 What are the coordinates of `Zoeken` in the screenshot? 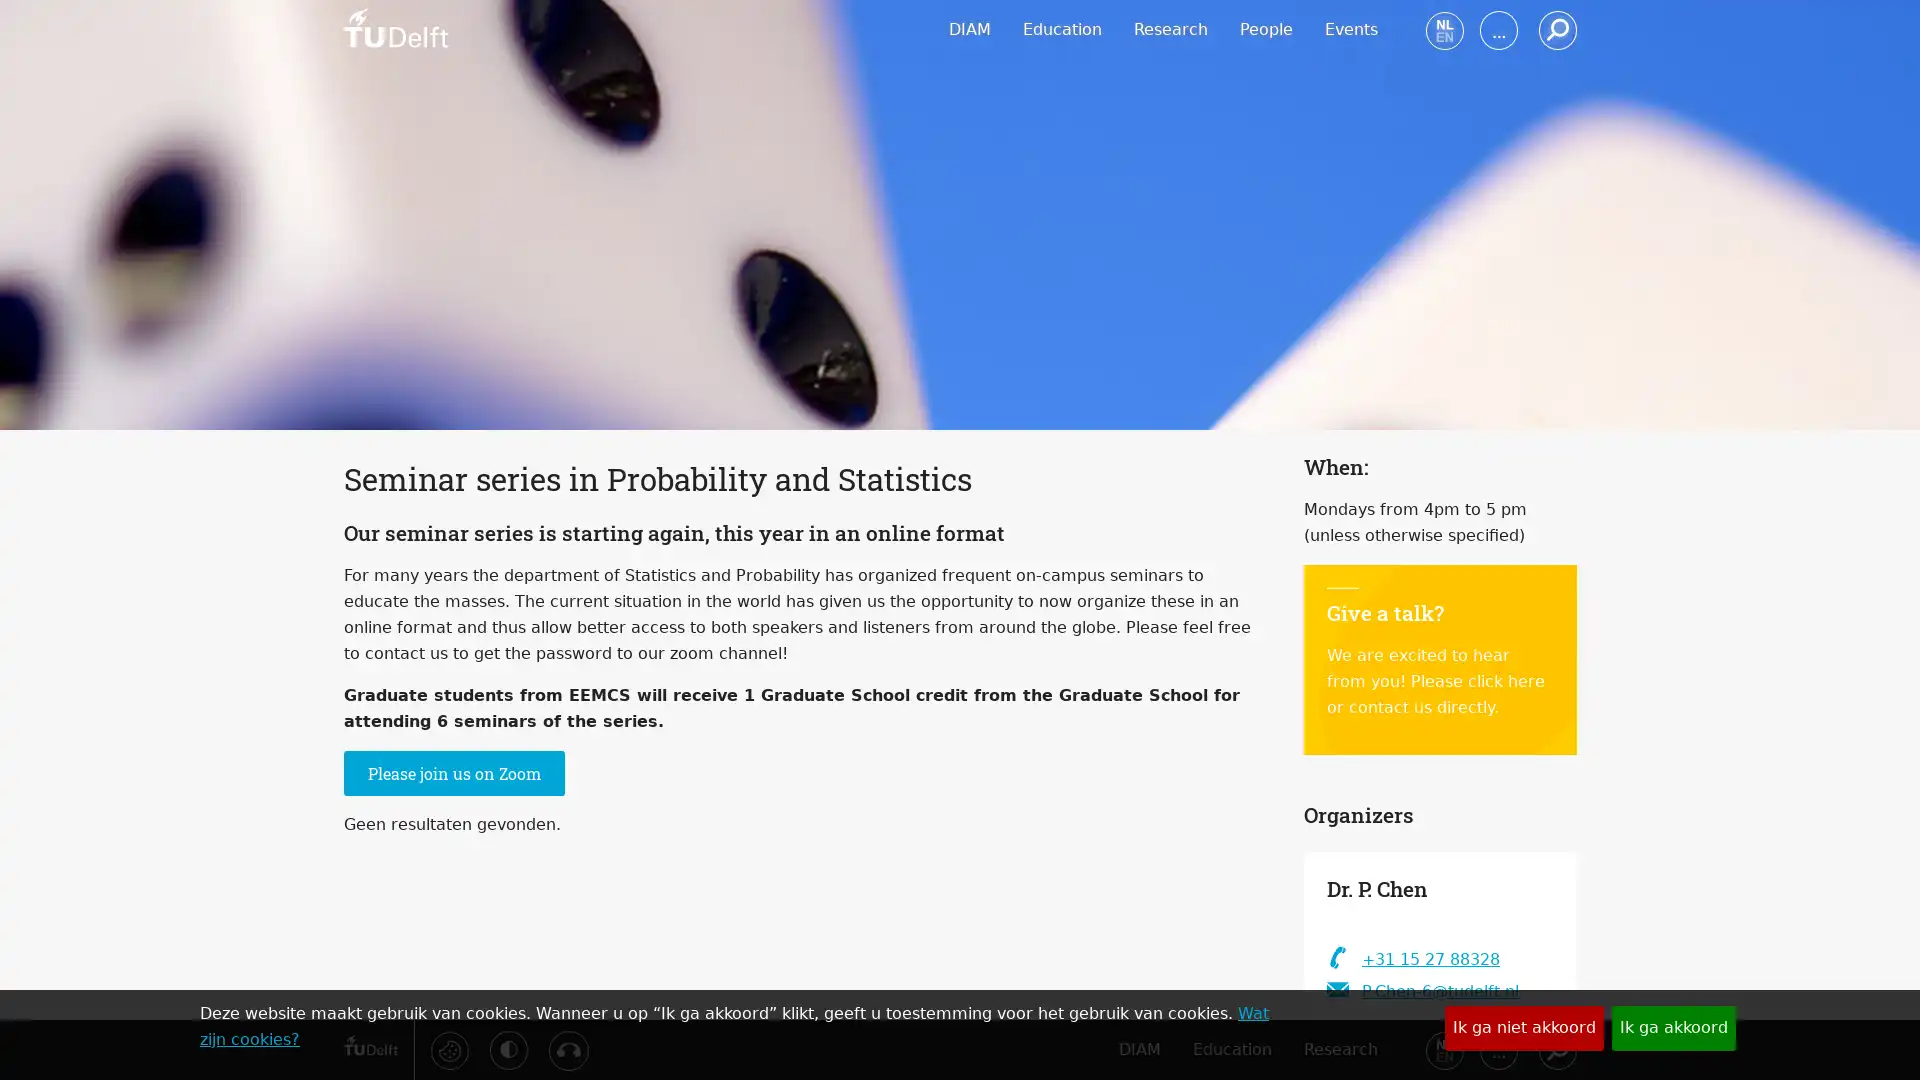 It's located at (1555, 30).